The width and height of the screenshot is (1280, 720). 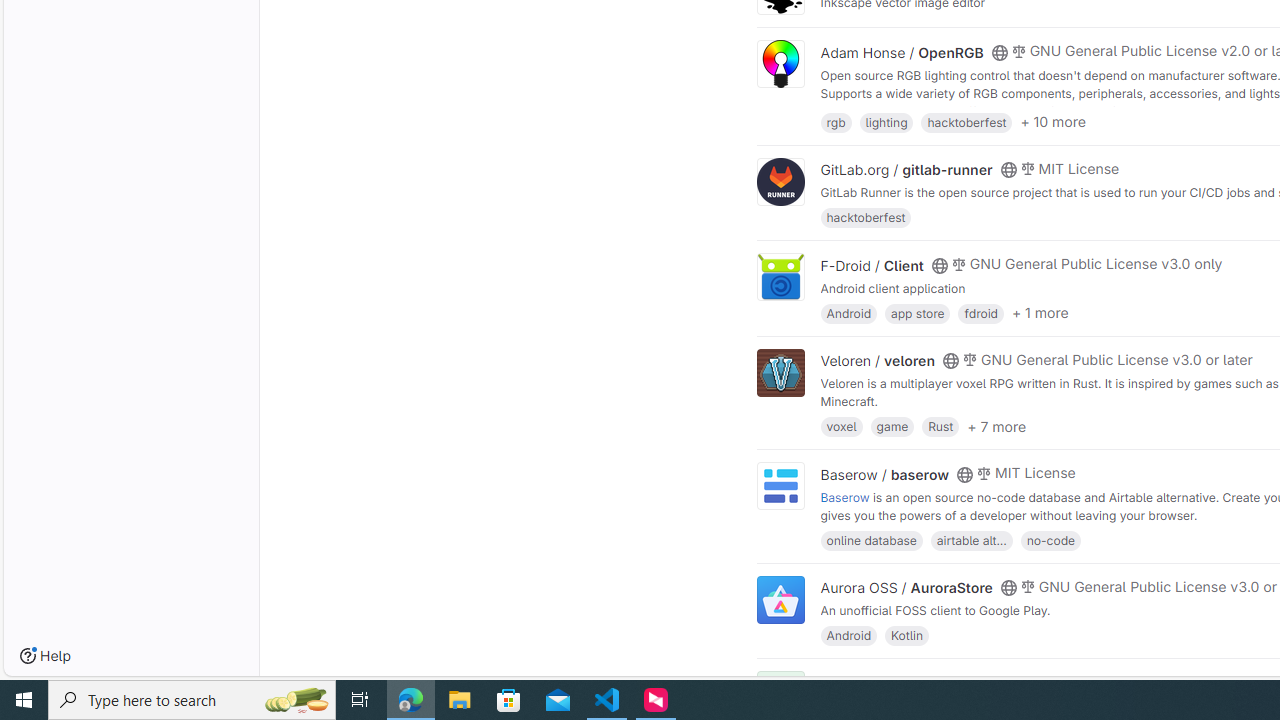 I want to click on 'voxel', so click(x=841, y=425).